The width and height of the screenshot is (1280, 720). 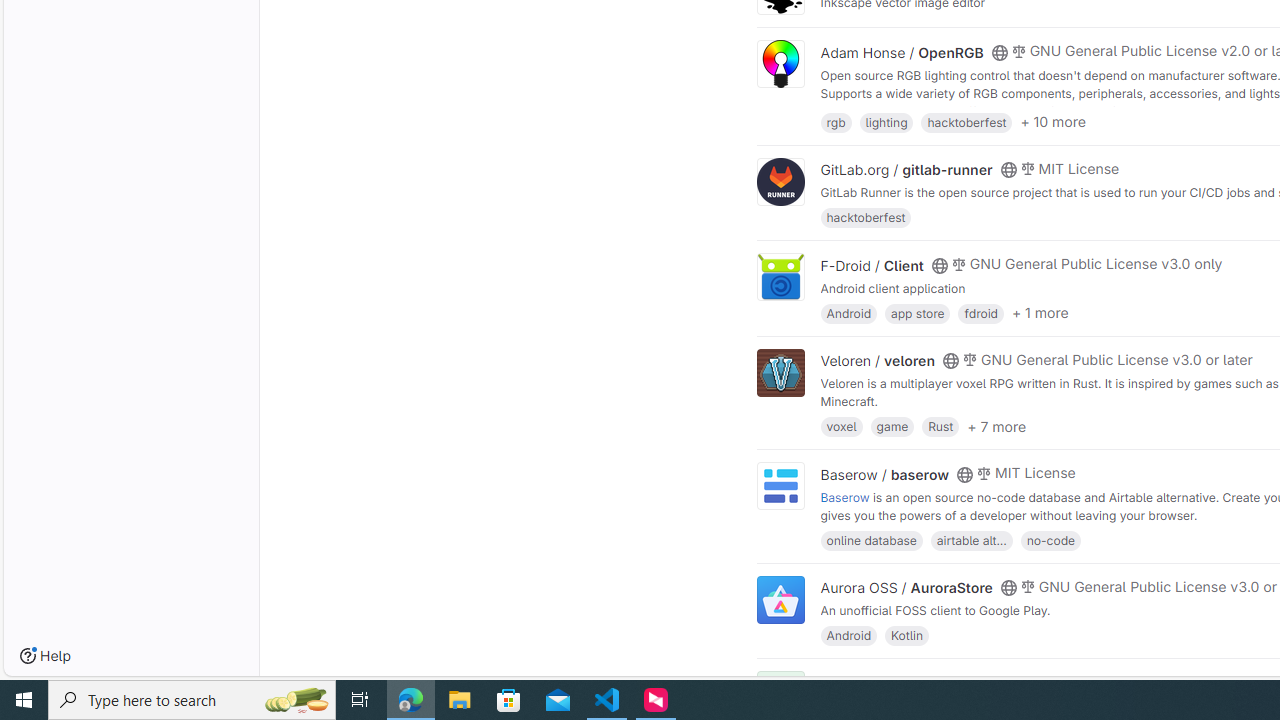 I want to click on 'voxel', so click(x=841, y=425).